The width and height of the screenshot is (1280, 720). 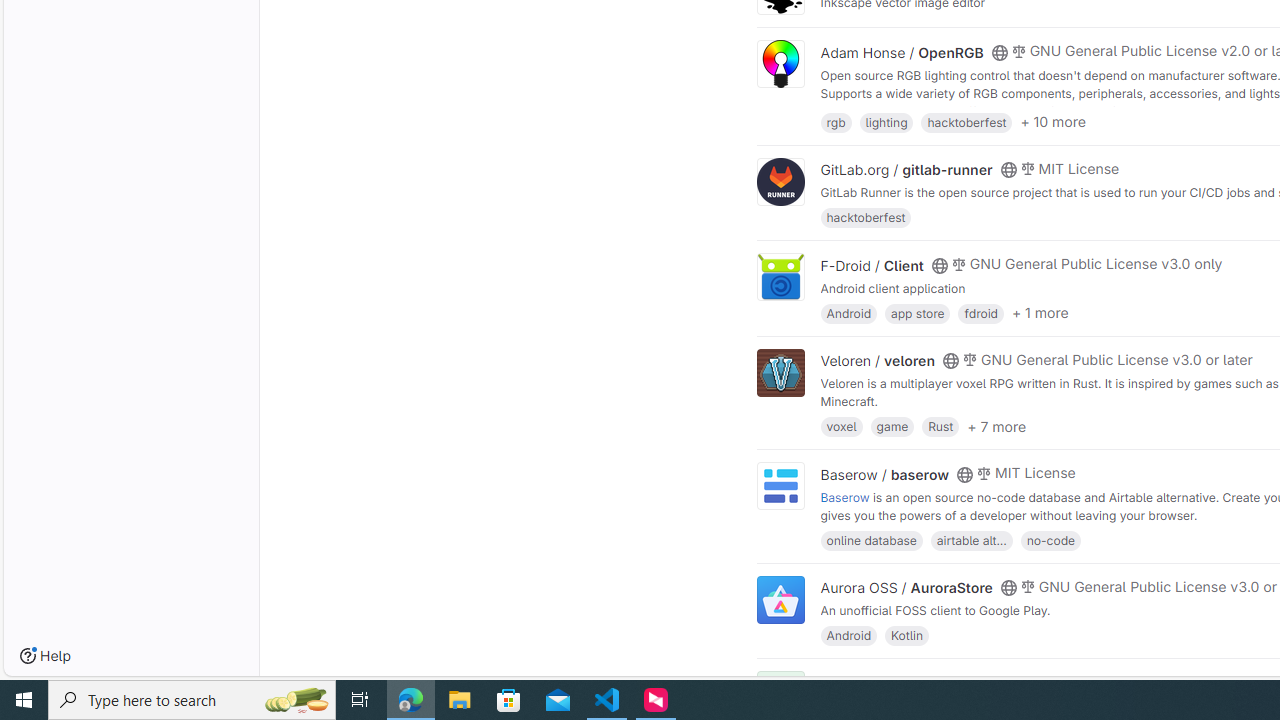 I want to click on 'voxel', so click(x=841, y=425).